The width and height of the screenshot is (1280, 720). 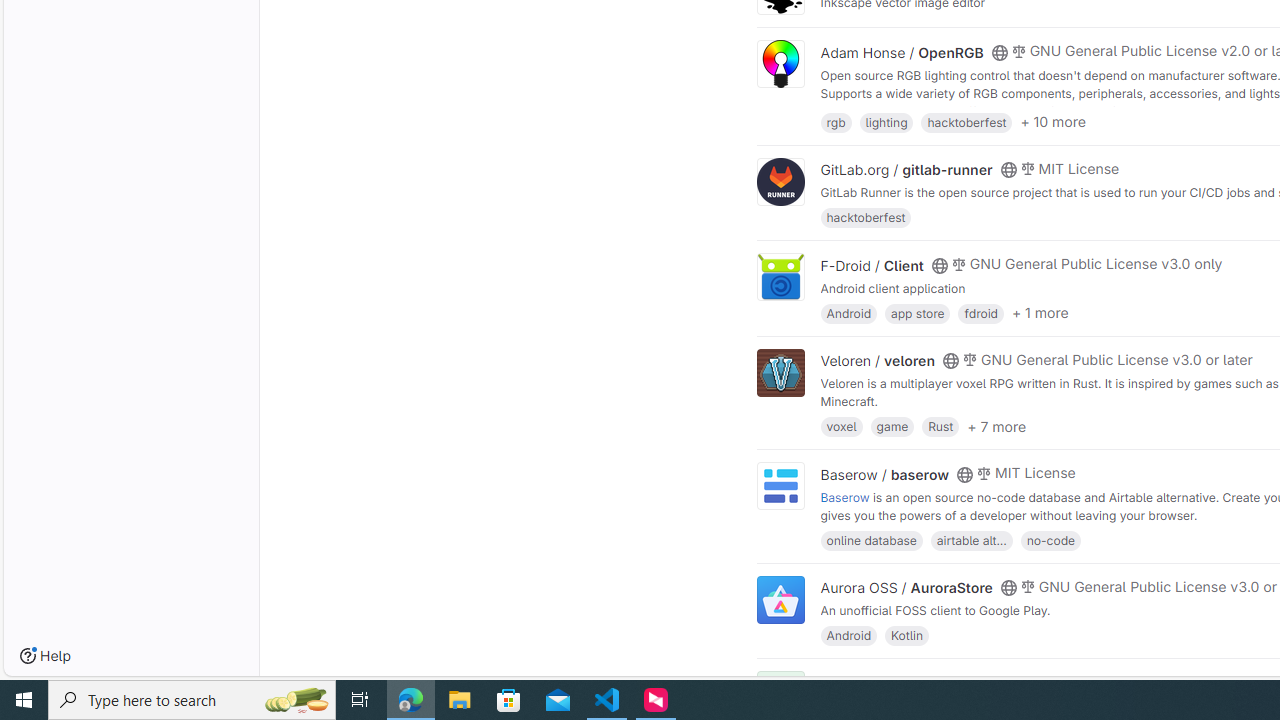 I want to click on 'voxel', so click(x=841, y=425).